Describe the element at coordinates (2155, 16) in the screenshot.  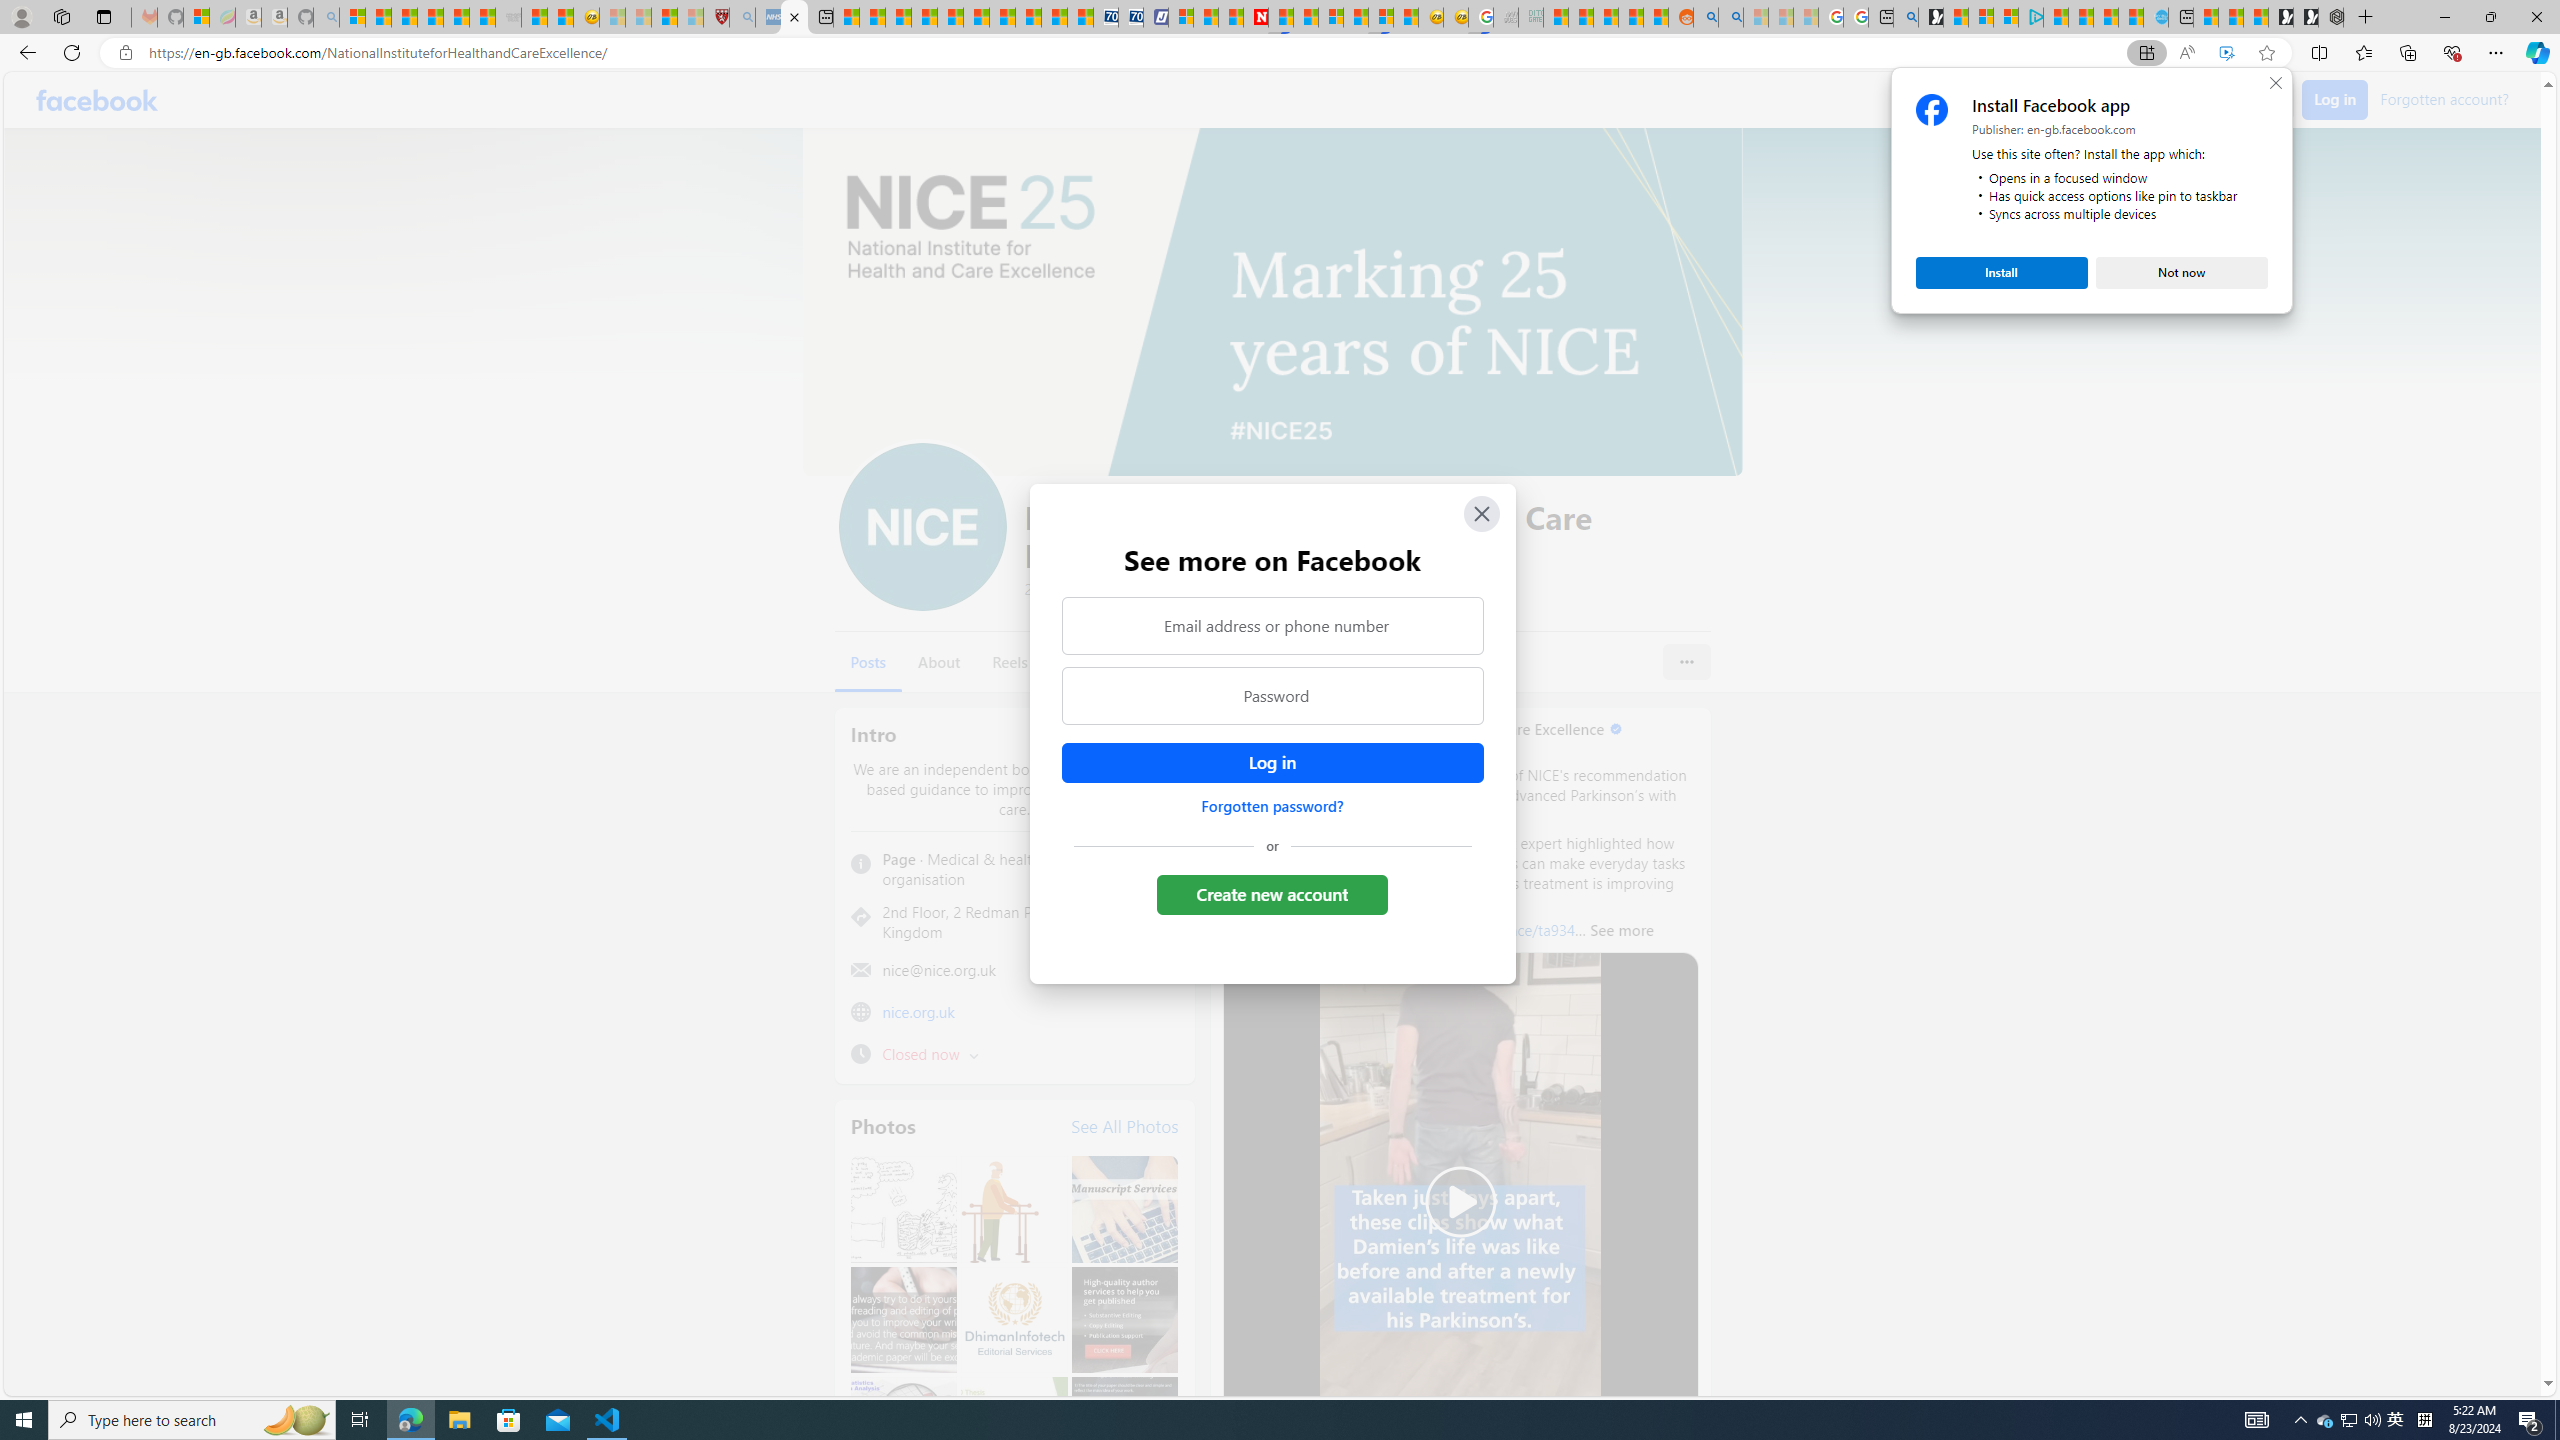
I see `'Home | Sky Blue Bikes - Sky Blue Bikes'` at that location.